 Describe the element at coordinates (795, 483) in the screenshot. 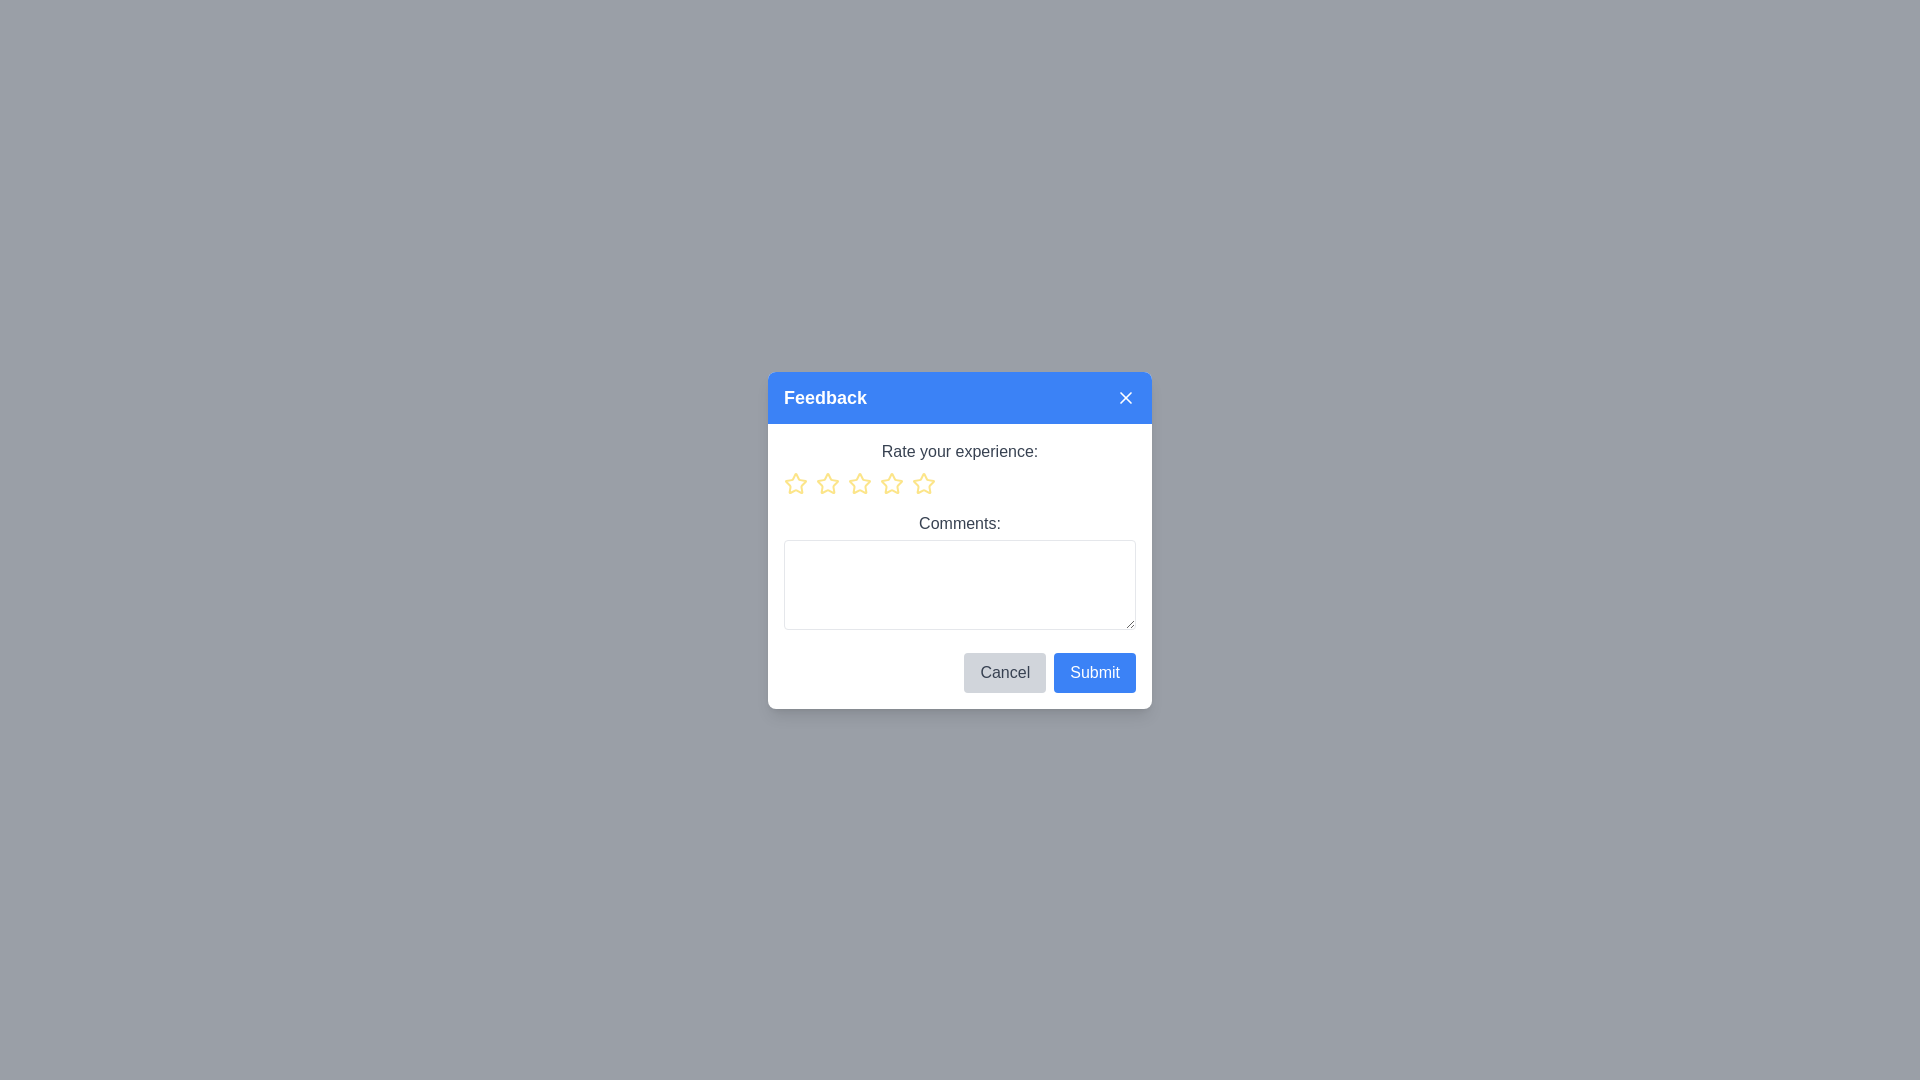

I see `the star icon representing the first rating option in the feedback form` at that location.